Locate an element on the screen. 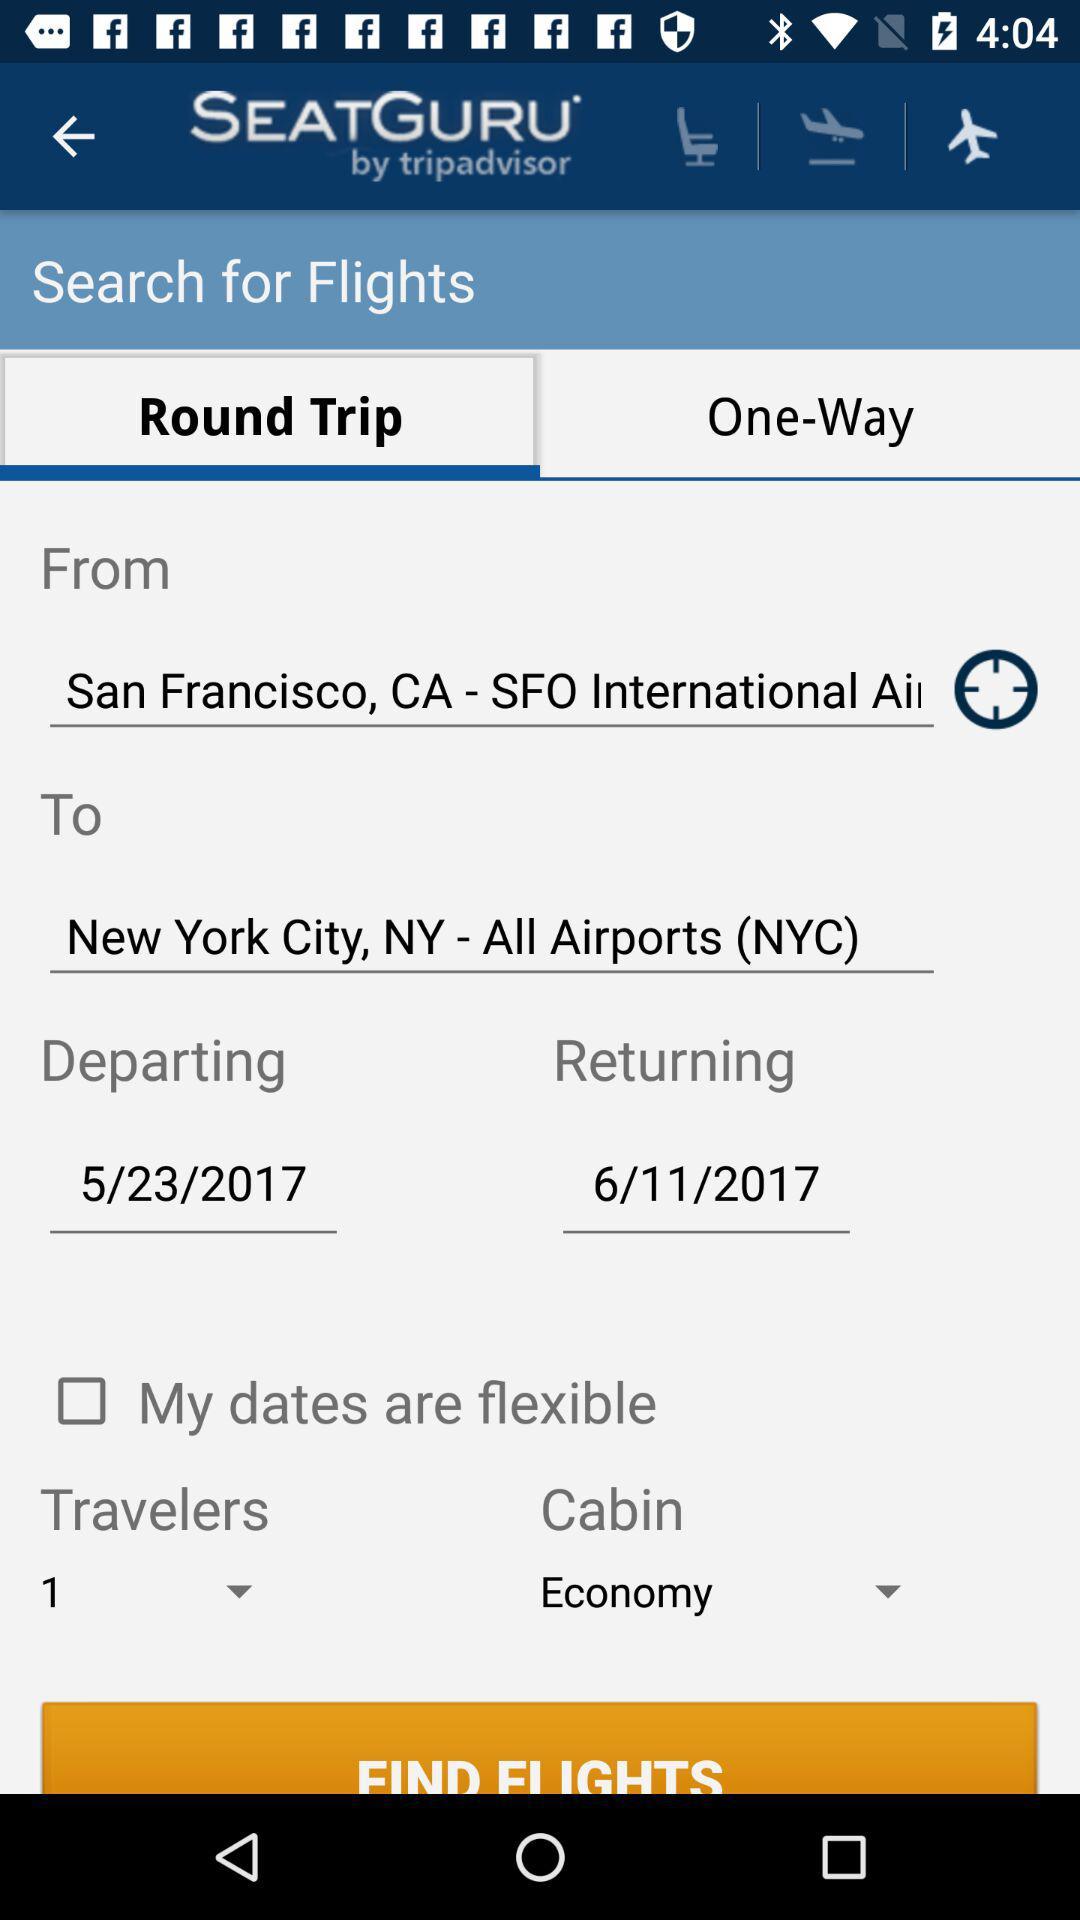 Image resolution: width=1080 pixels, height=1920 pixels. departing airport is located at coordinates (996, 689).